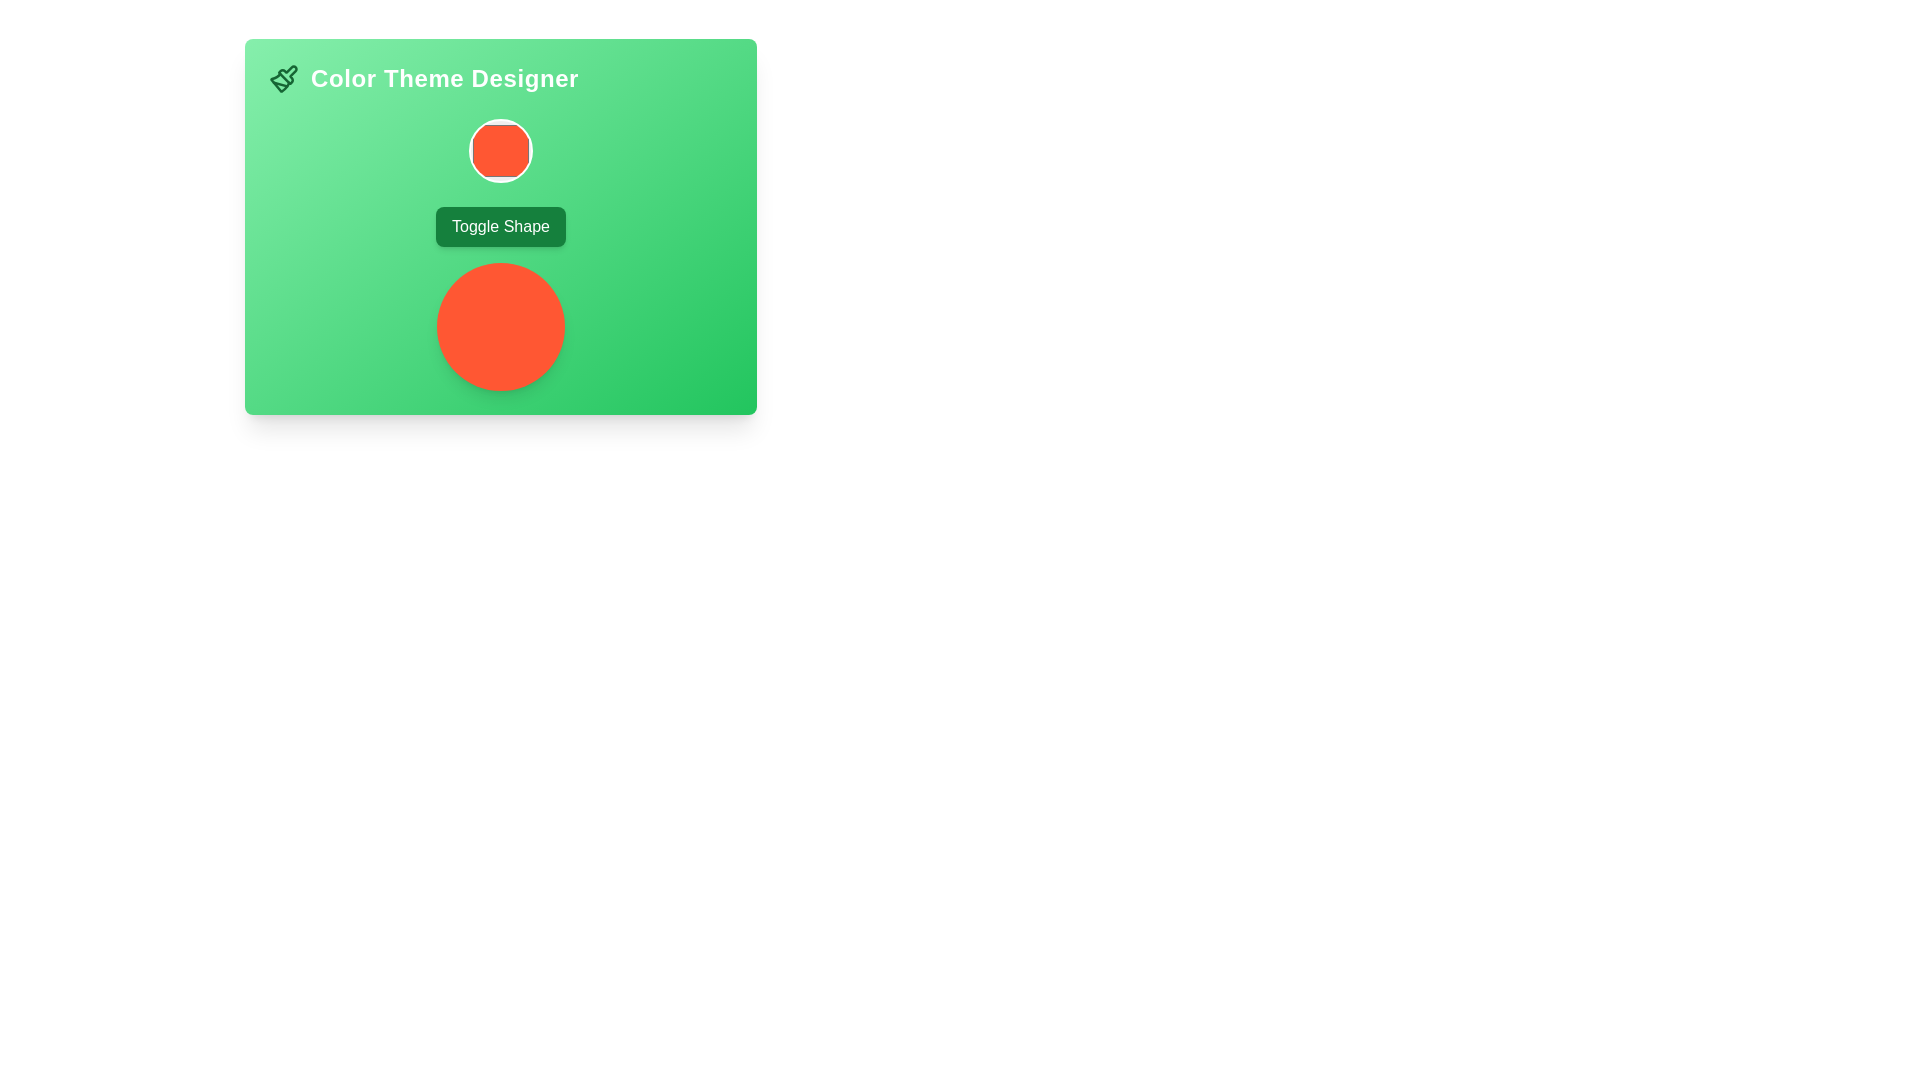 The width and height of the screenshot is (1920, 1080). I want to click on the circular color picker button located centrally near the top of the interface, so click(500, 149).